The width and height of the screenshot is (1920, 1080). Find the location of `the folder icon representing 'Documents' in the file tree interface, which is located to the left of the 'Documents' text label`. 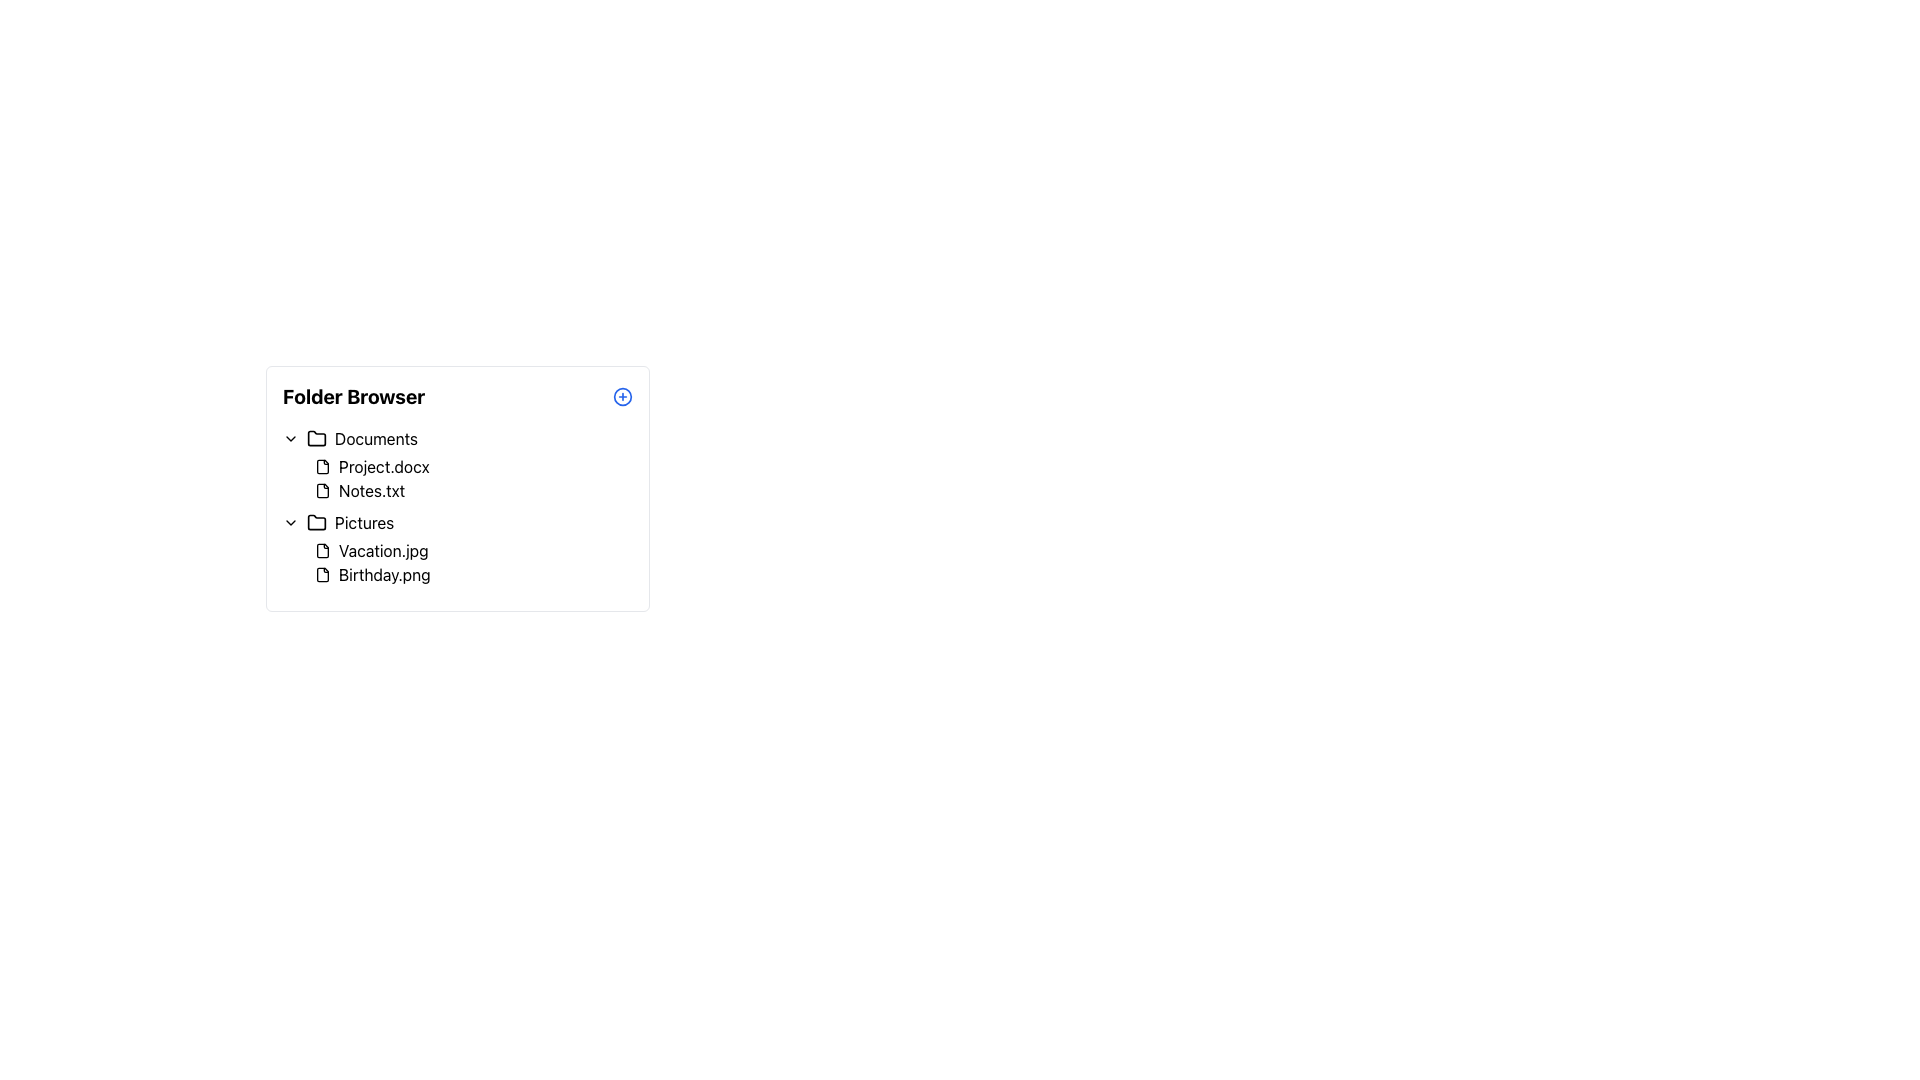

the folder icon representing 'Documents' in the file tree interface, which is located to the left of the 'Documents' text label is located at coordinates (315, 438).